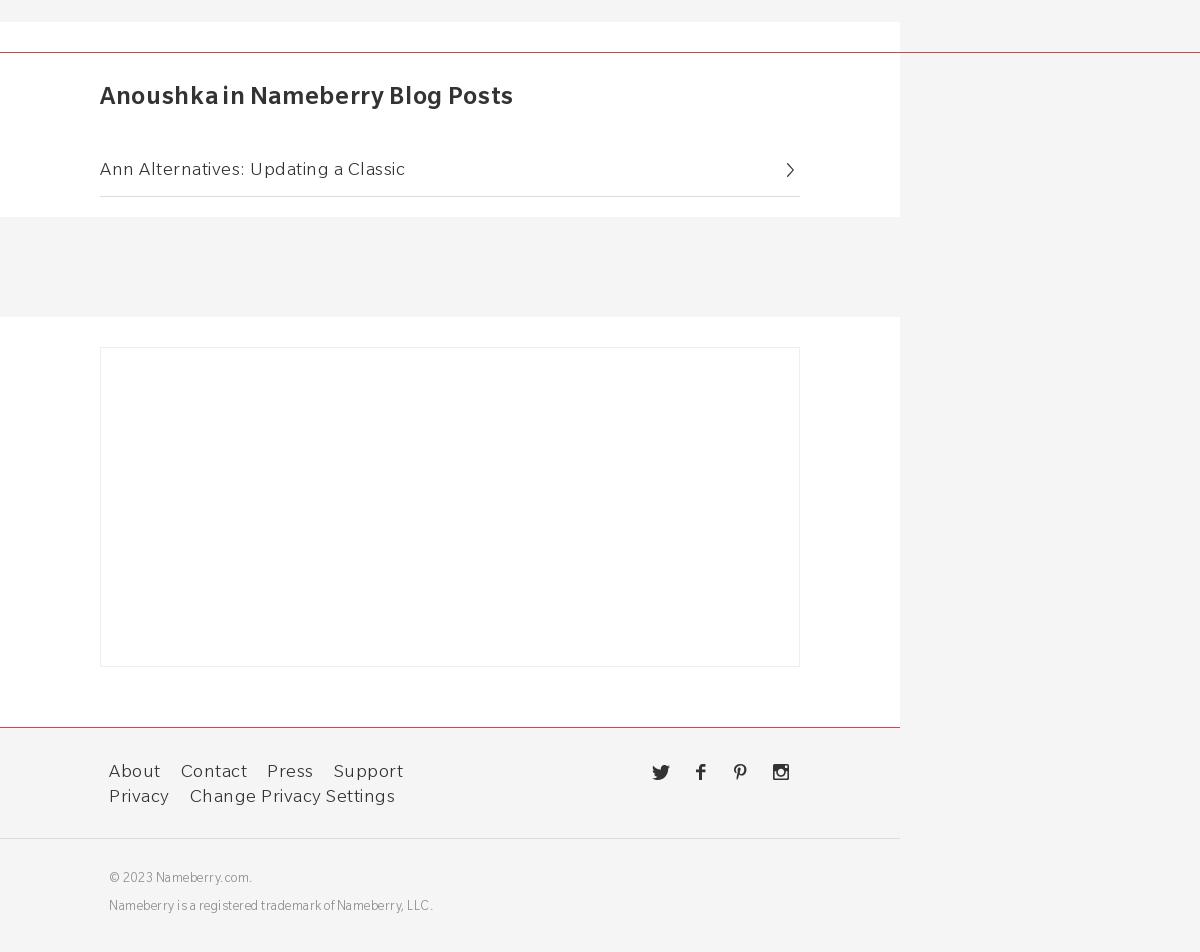 The height and width of the screenshot is (952, 1200). I want to click on 'Support', so click(333, 769).